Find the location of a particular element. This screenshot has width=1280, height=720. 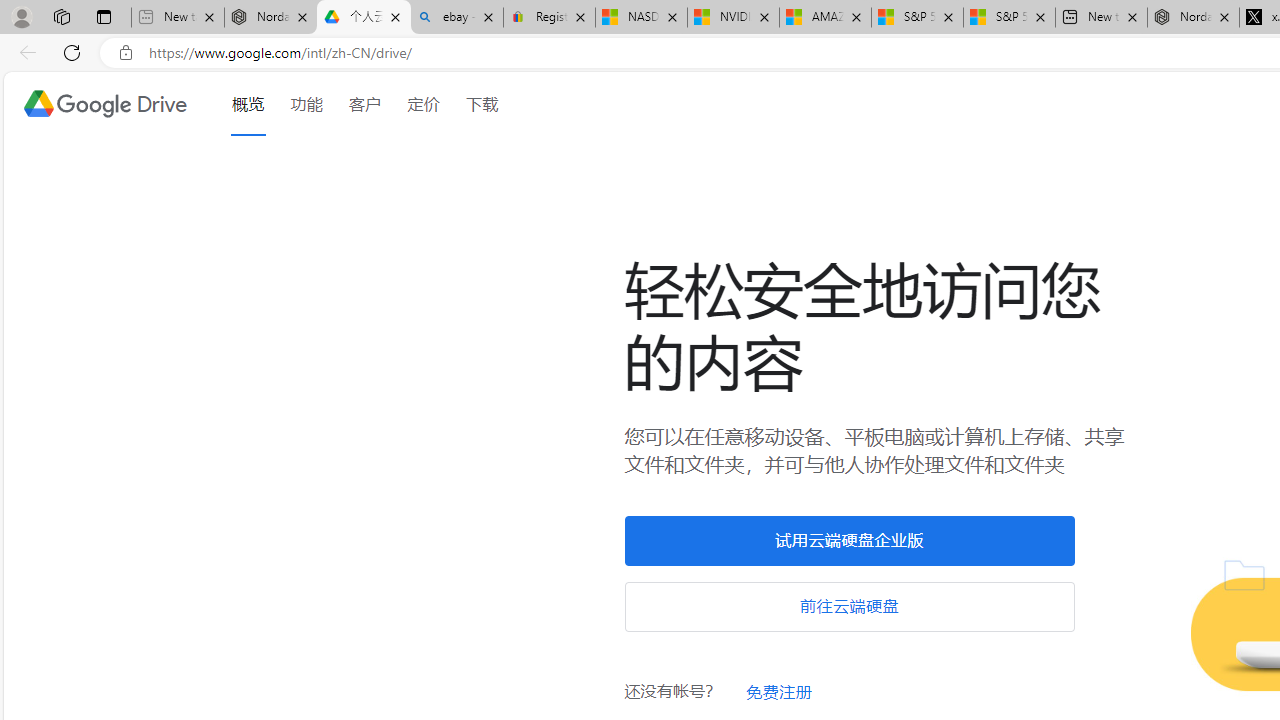

'New tab - Sleeping' is located at coordinates (177, 17).